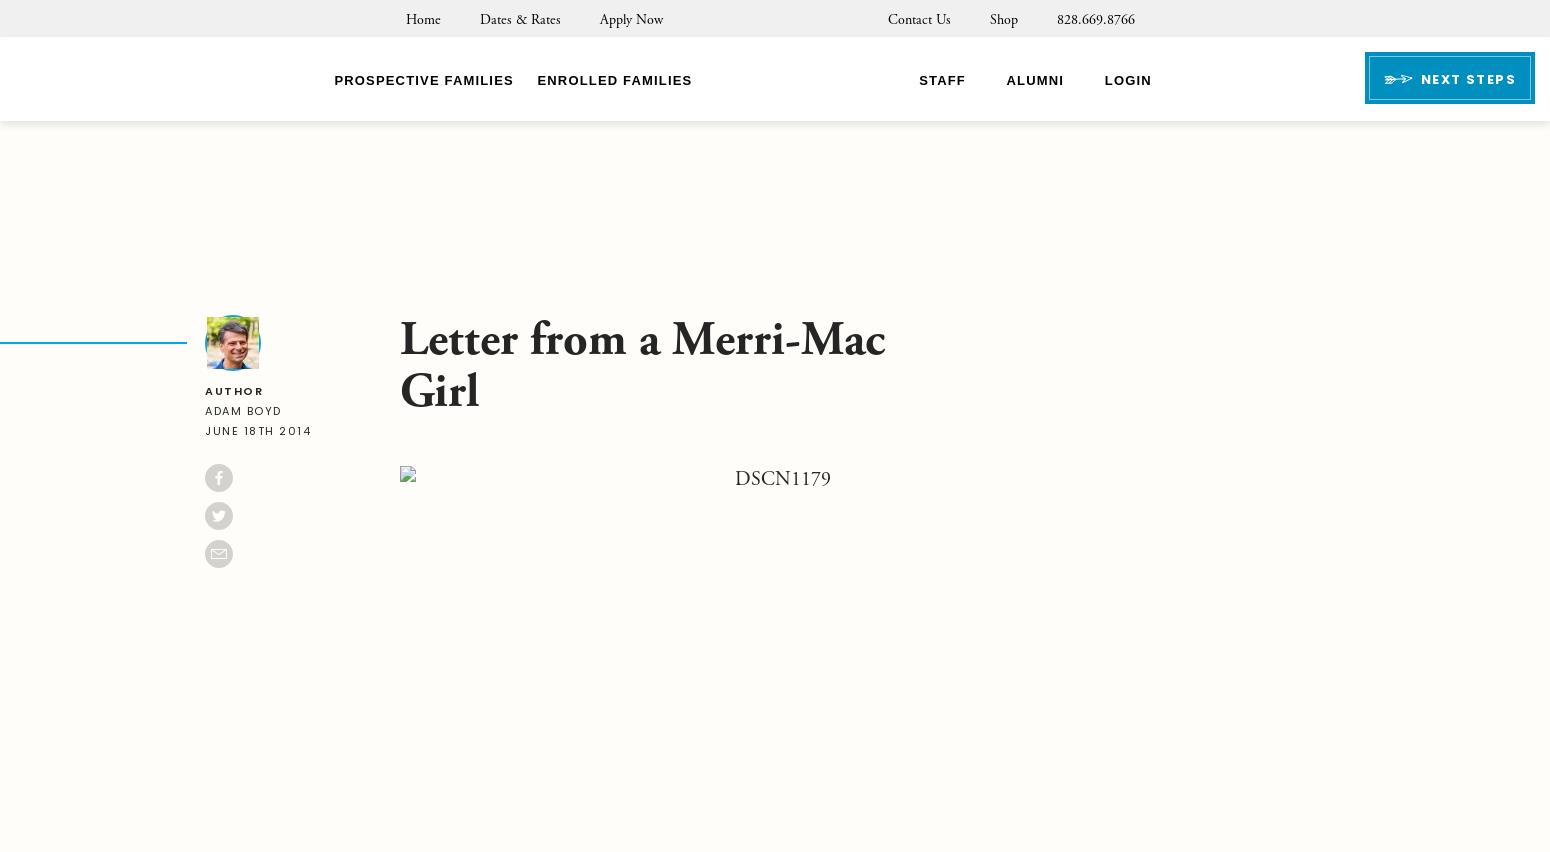 The width and height of the screenshot is (1550, 852). What do you see at coordinates (629, 19) in the screenshot?
I see `'Apply Now'` at bounding box center [629, 19].